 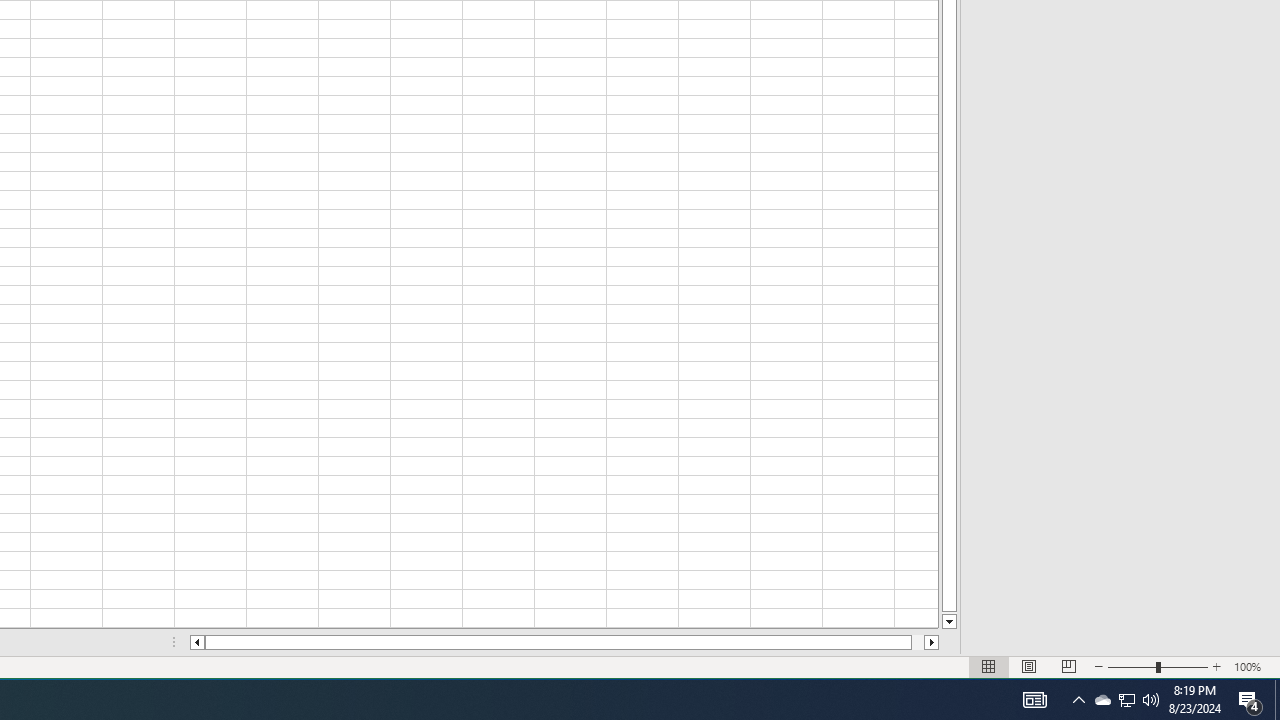 I want to click on 'Action Center, 4 new notifications', so click(x=1250, y=698).